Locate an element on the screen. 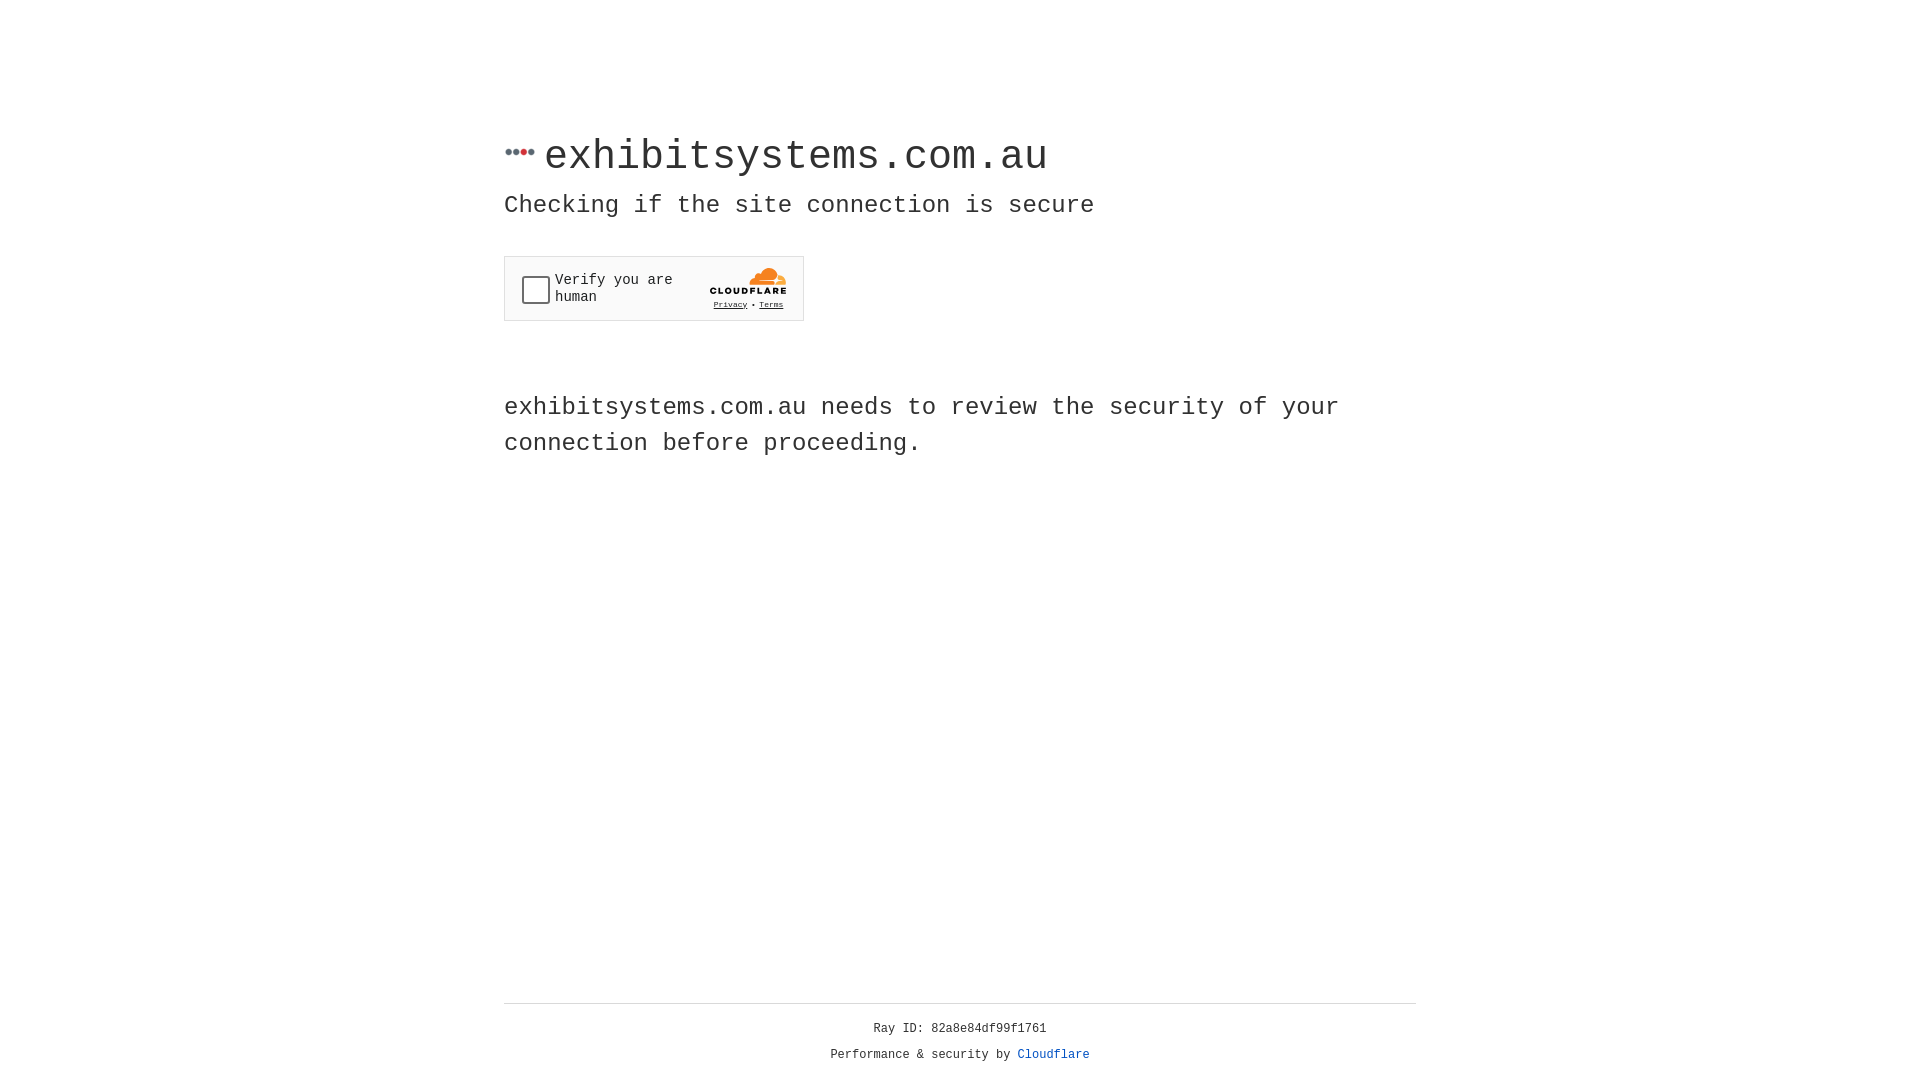 The height and width of the screenshot is (1080, 1920). 'Cloudflare' is located at coordinates (1053, 1054).